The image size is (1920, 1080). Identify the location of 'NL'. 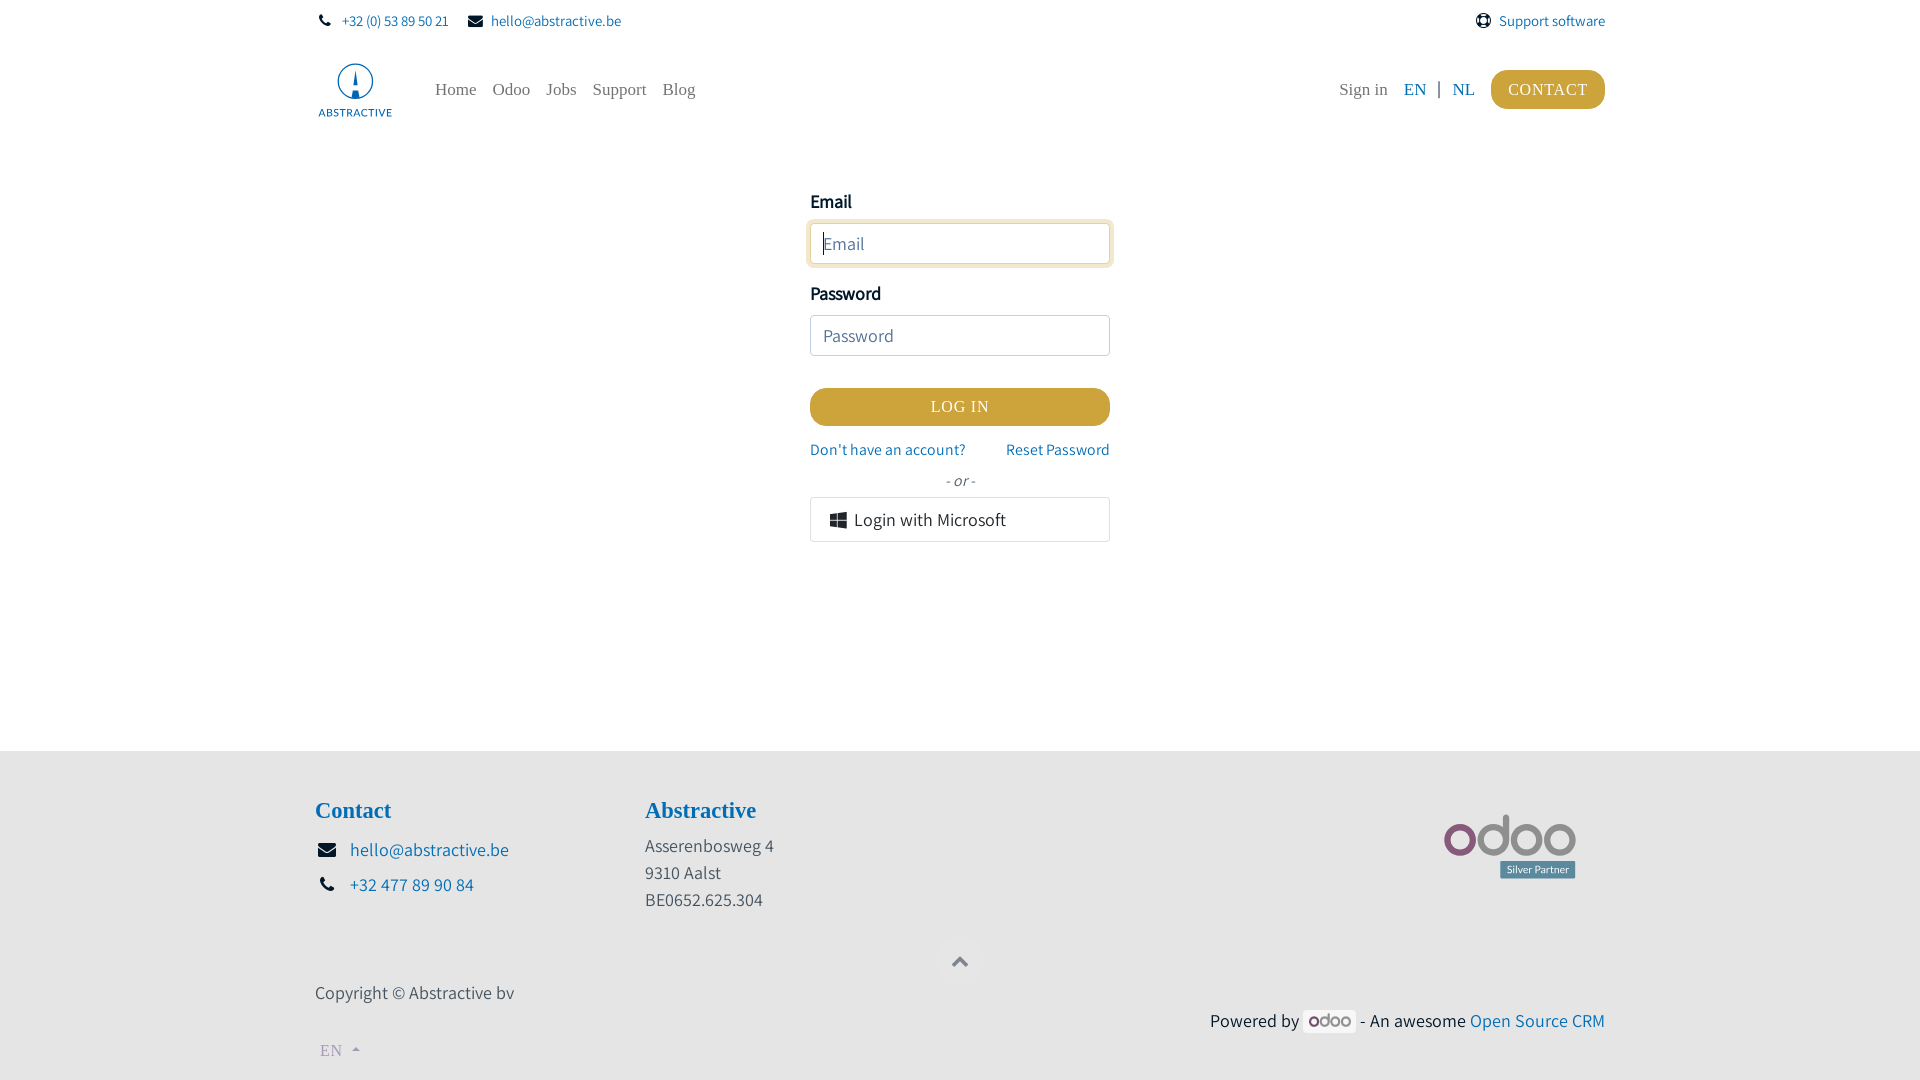
(1451, 88).